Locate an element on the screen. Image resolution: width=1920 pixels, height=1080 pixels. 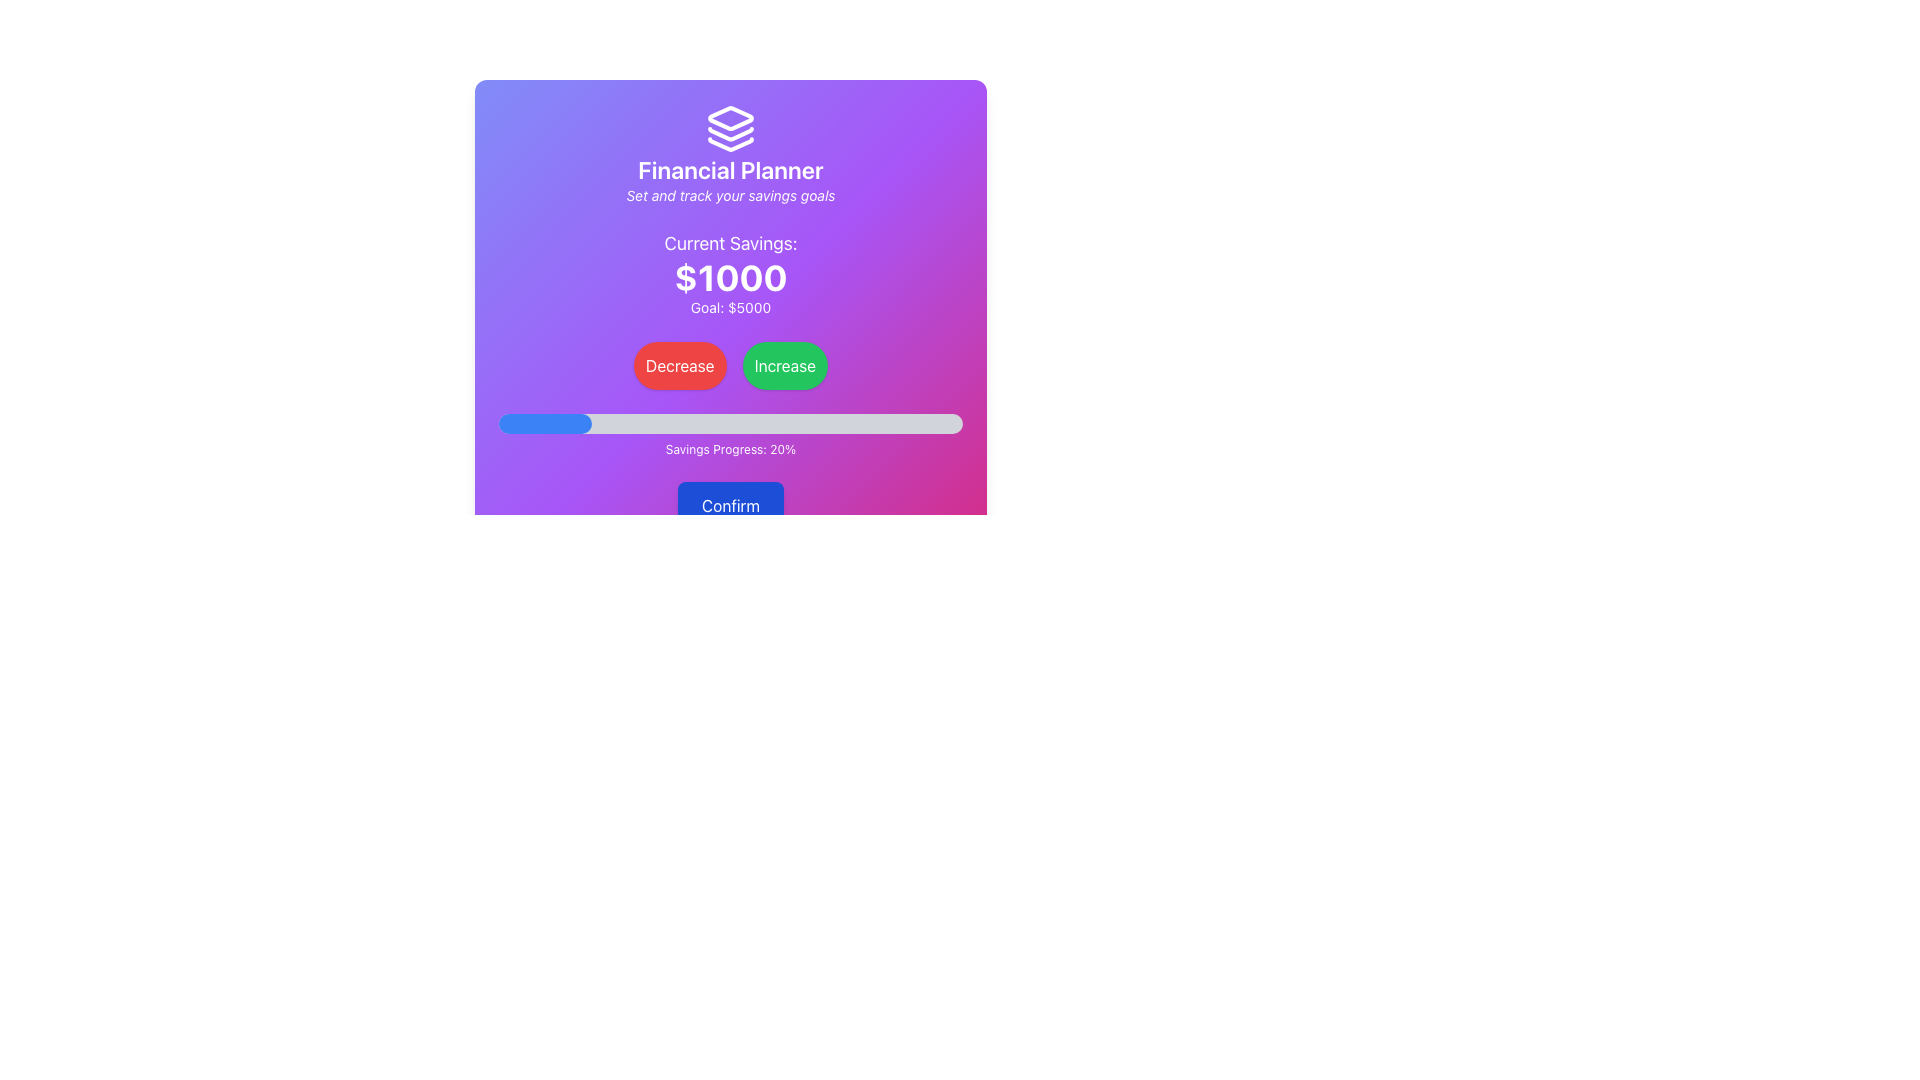
the 'Increase' button in the Multi-button group to augment the savings amount displayed above is located at coordinates (729, 366).